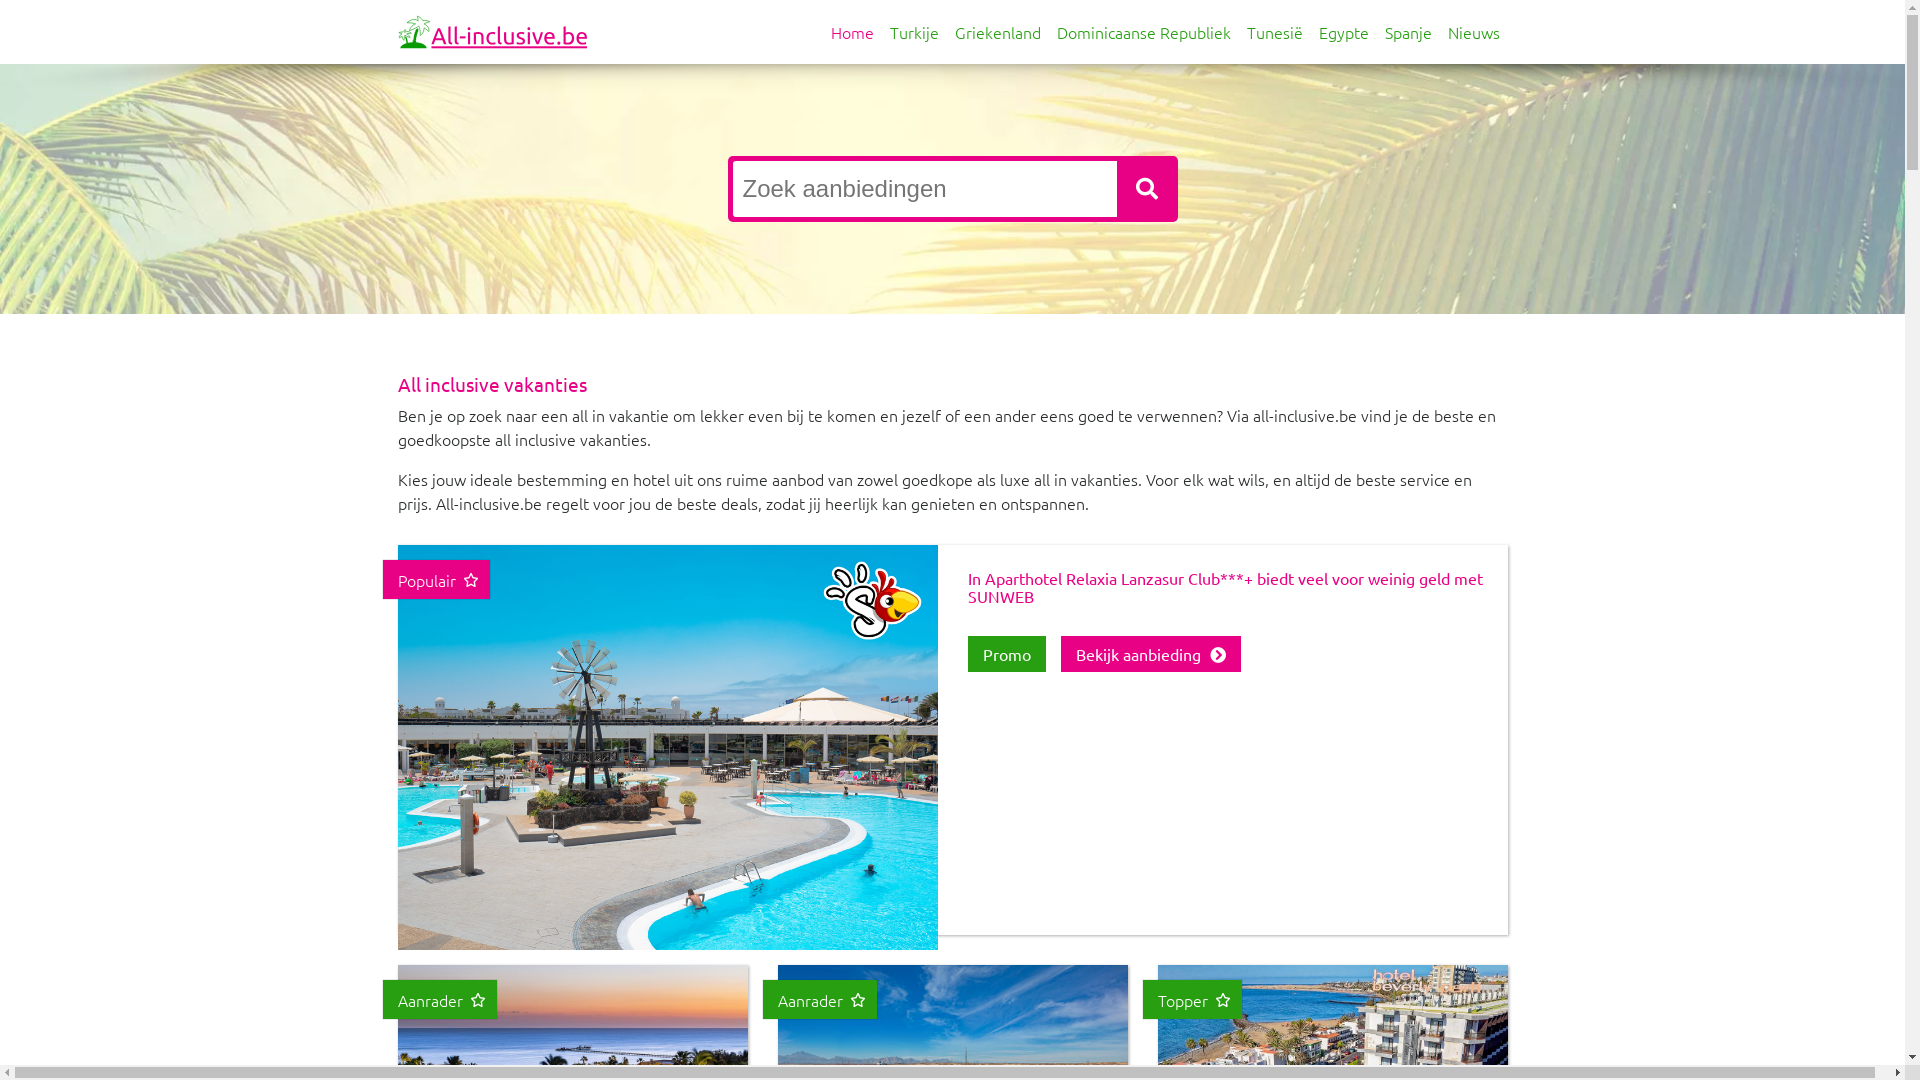 The image size is (1920, 1080). I want to click on 'Home', so click(851, 31).